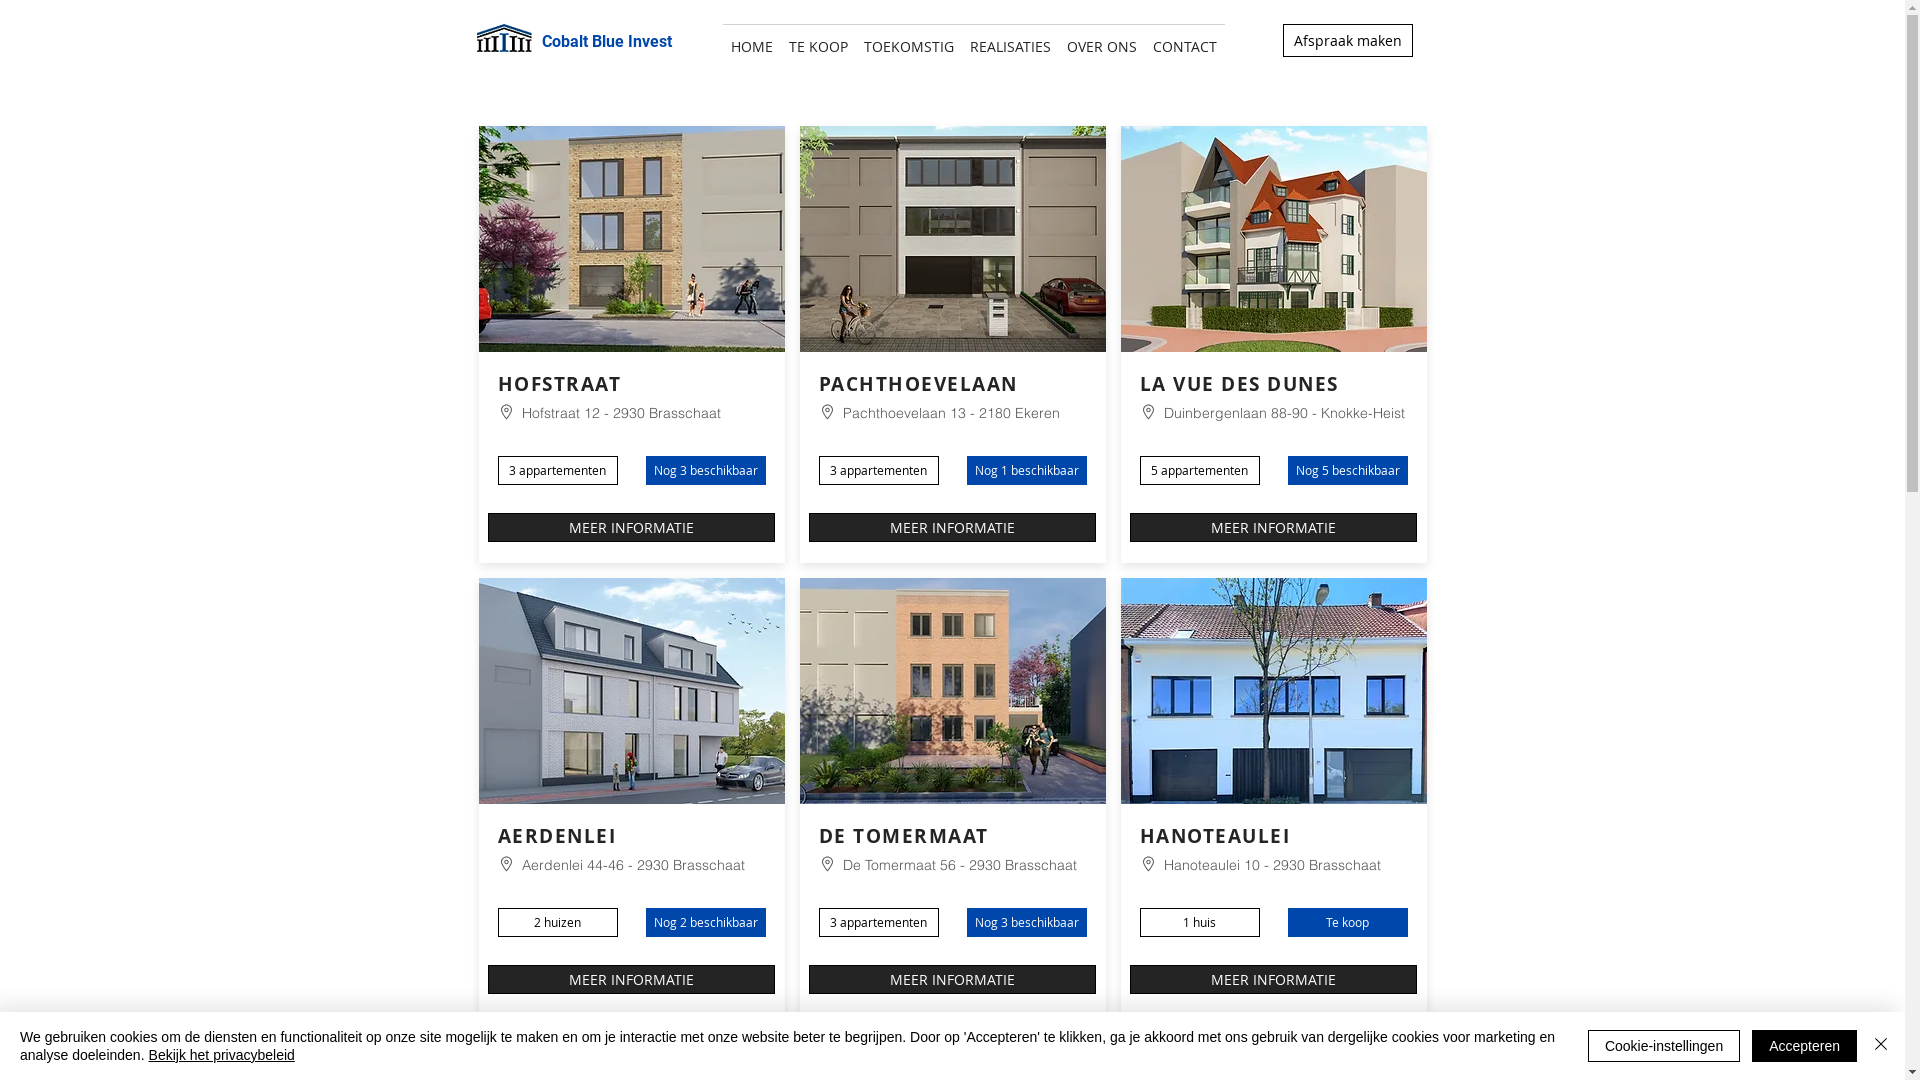  What do you see at coordinates (1200, 922) in the screenshot?
I see `'1 huis'` at bounding box center [1200, 922].